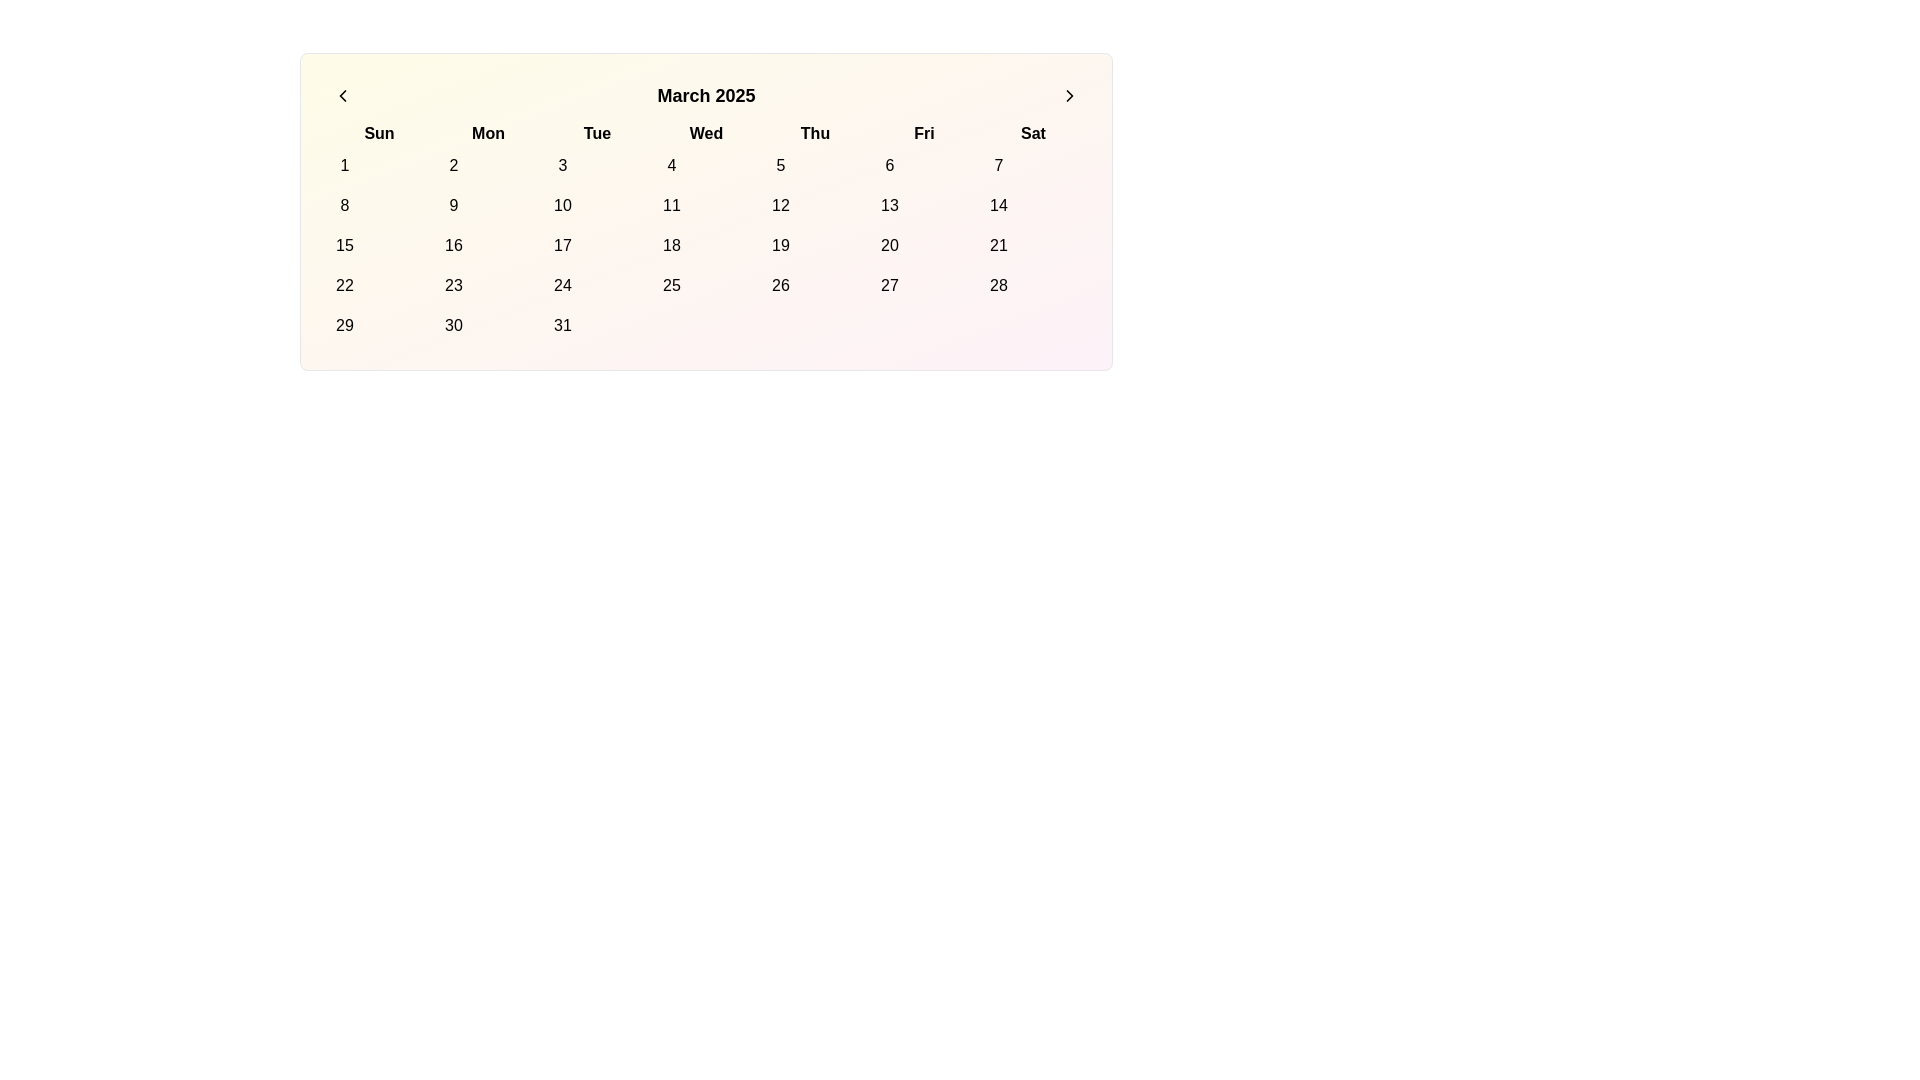  Describe the element at coordinates (345, 245) in the screenshot. I see `the button representing the calendar day '15' located in the fourth row and first column under the 'Sun' column header` at that location.